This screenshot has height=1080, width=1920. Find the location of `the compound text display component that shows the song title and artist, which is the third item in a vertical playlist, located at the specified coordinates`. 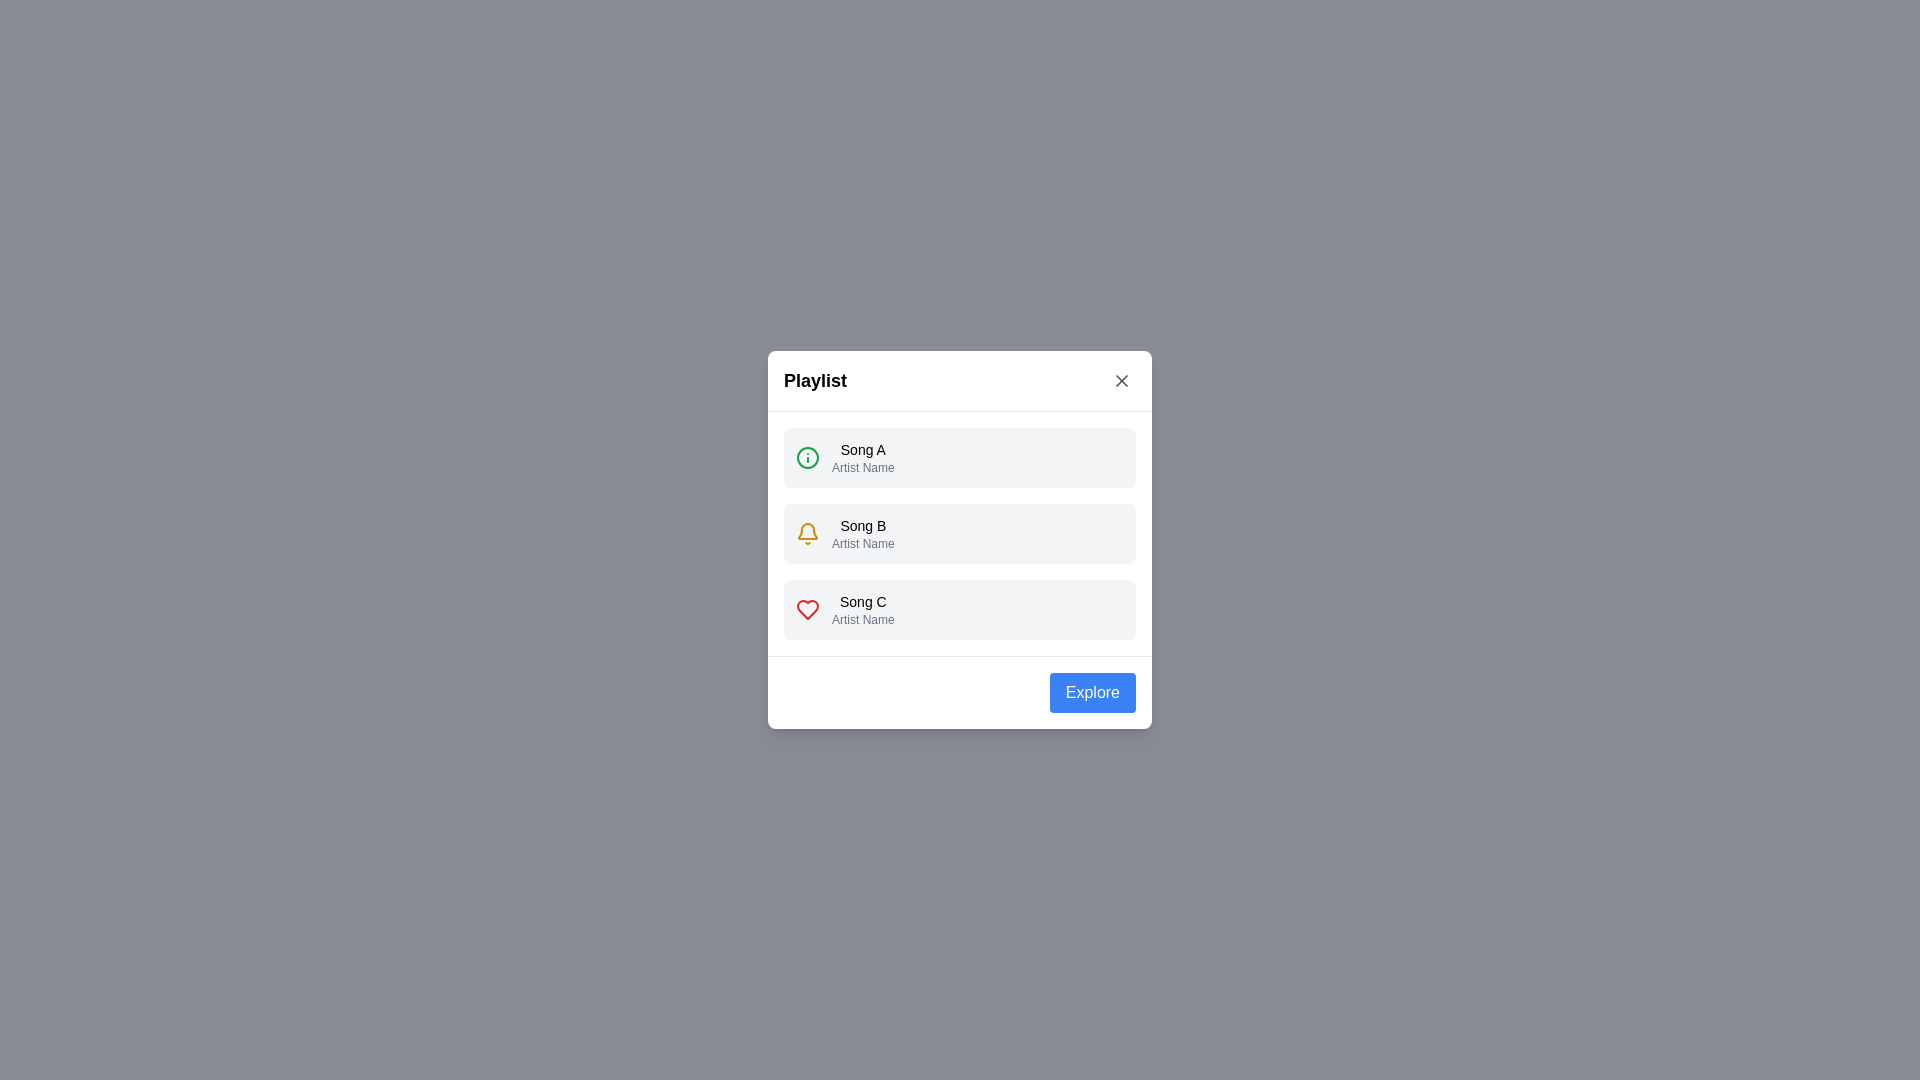

the compound text display component that shows the song title and artist, which is the third item in a vertical playlist, located at the specified coordinates is located at coordinates (863, 608).